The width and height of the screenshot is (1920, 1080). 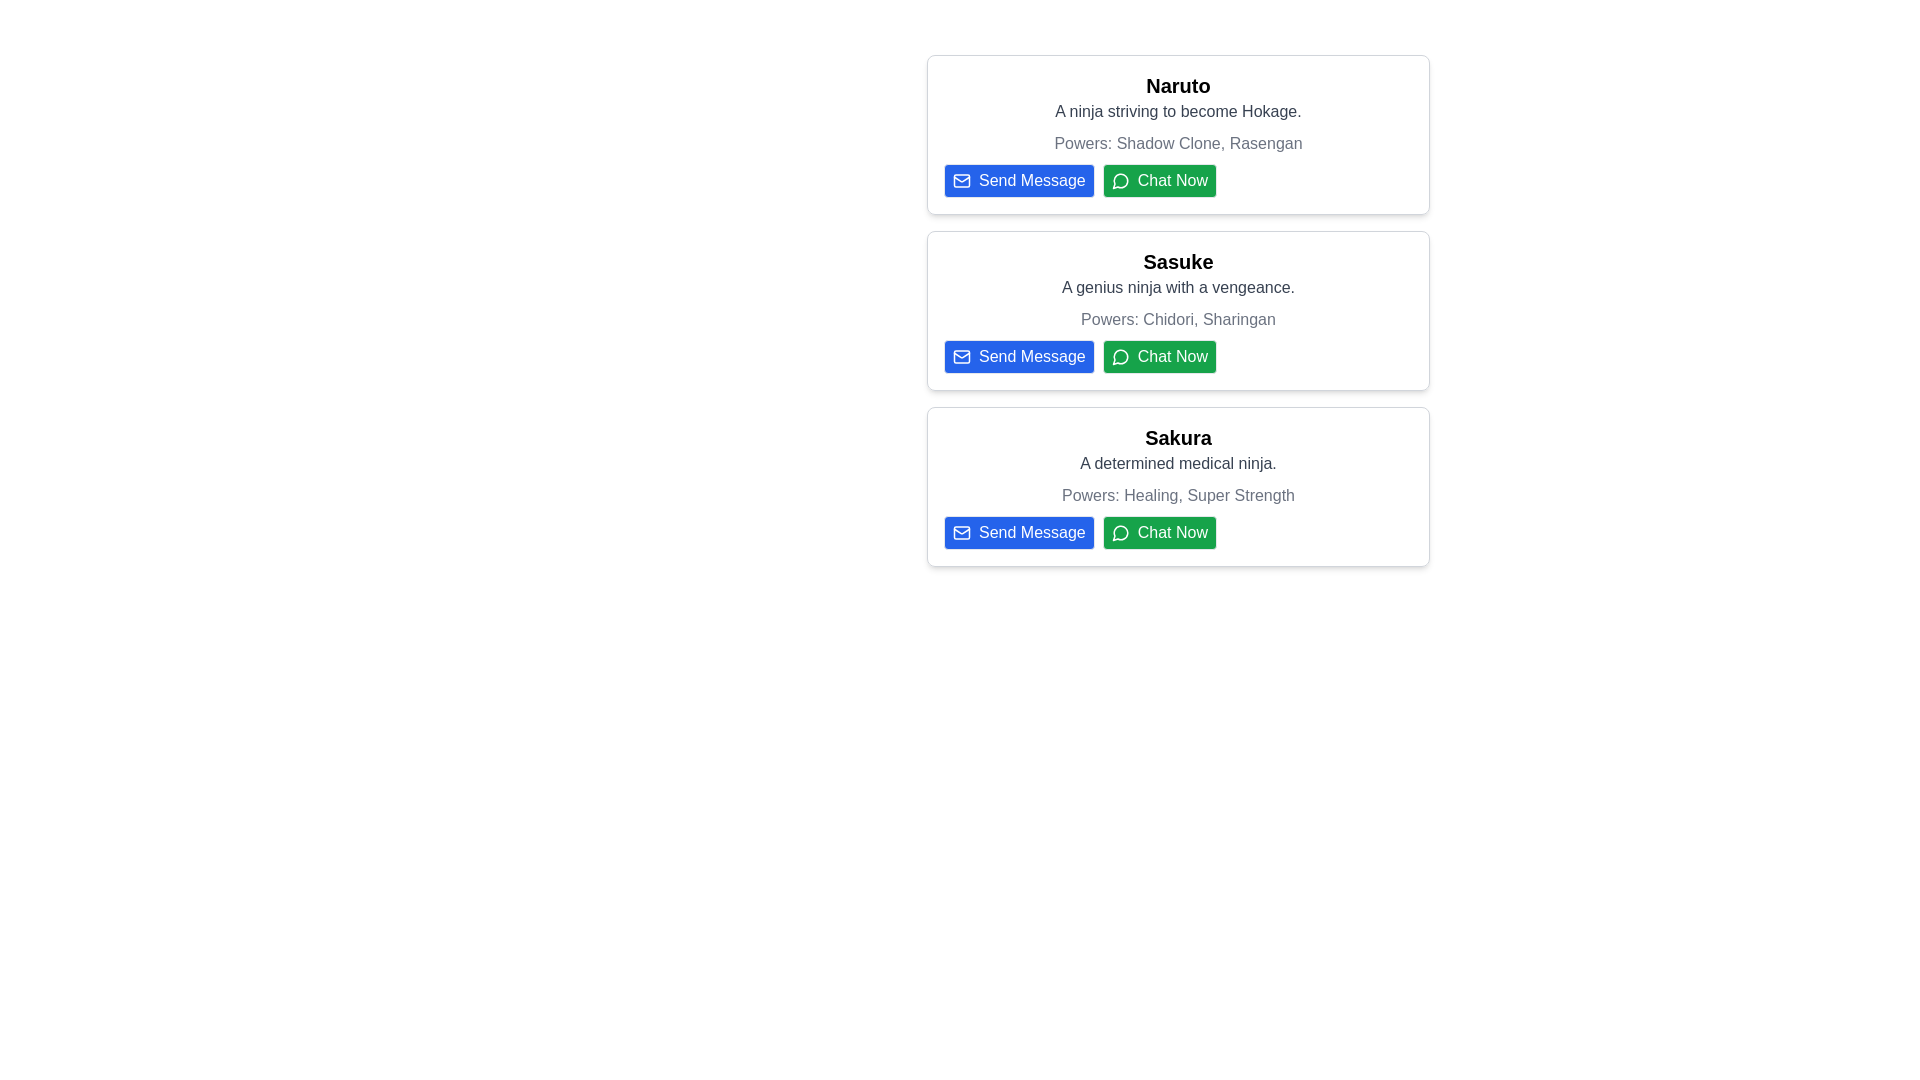 I want to click on the decorative chat icon located to the left of the 'Chat Now' button beneath the 'Naruto' section, so click(x=1120, y=532).